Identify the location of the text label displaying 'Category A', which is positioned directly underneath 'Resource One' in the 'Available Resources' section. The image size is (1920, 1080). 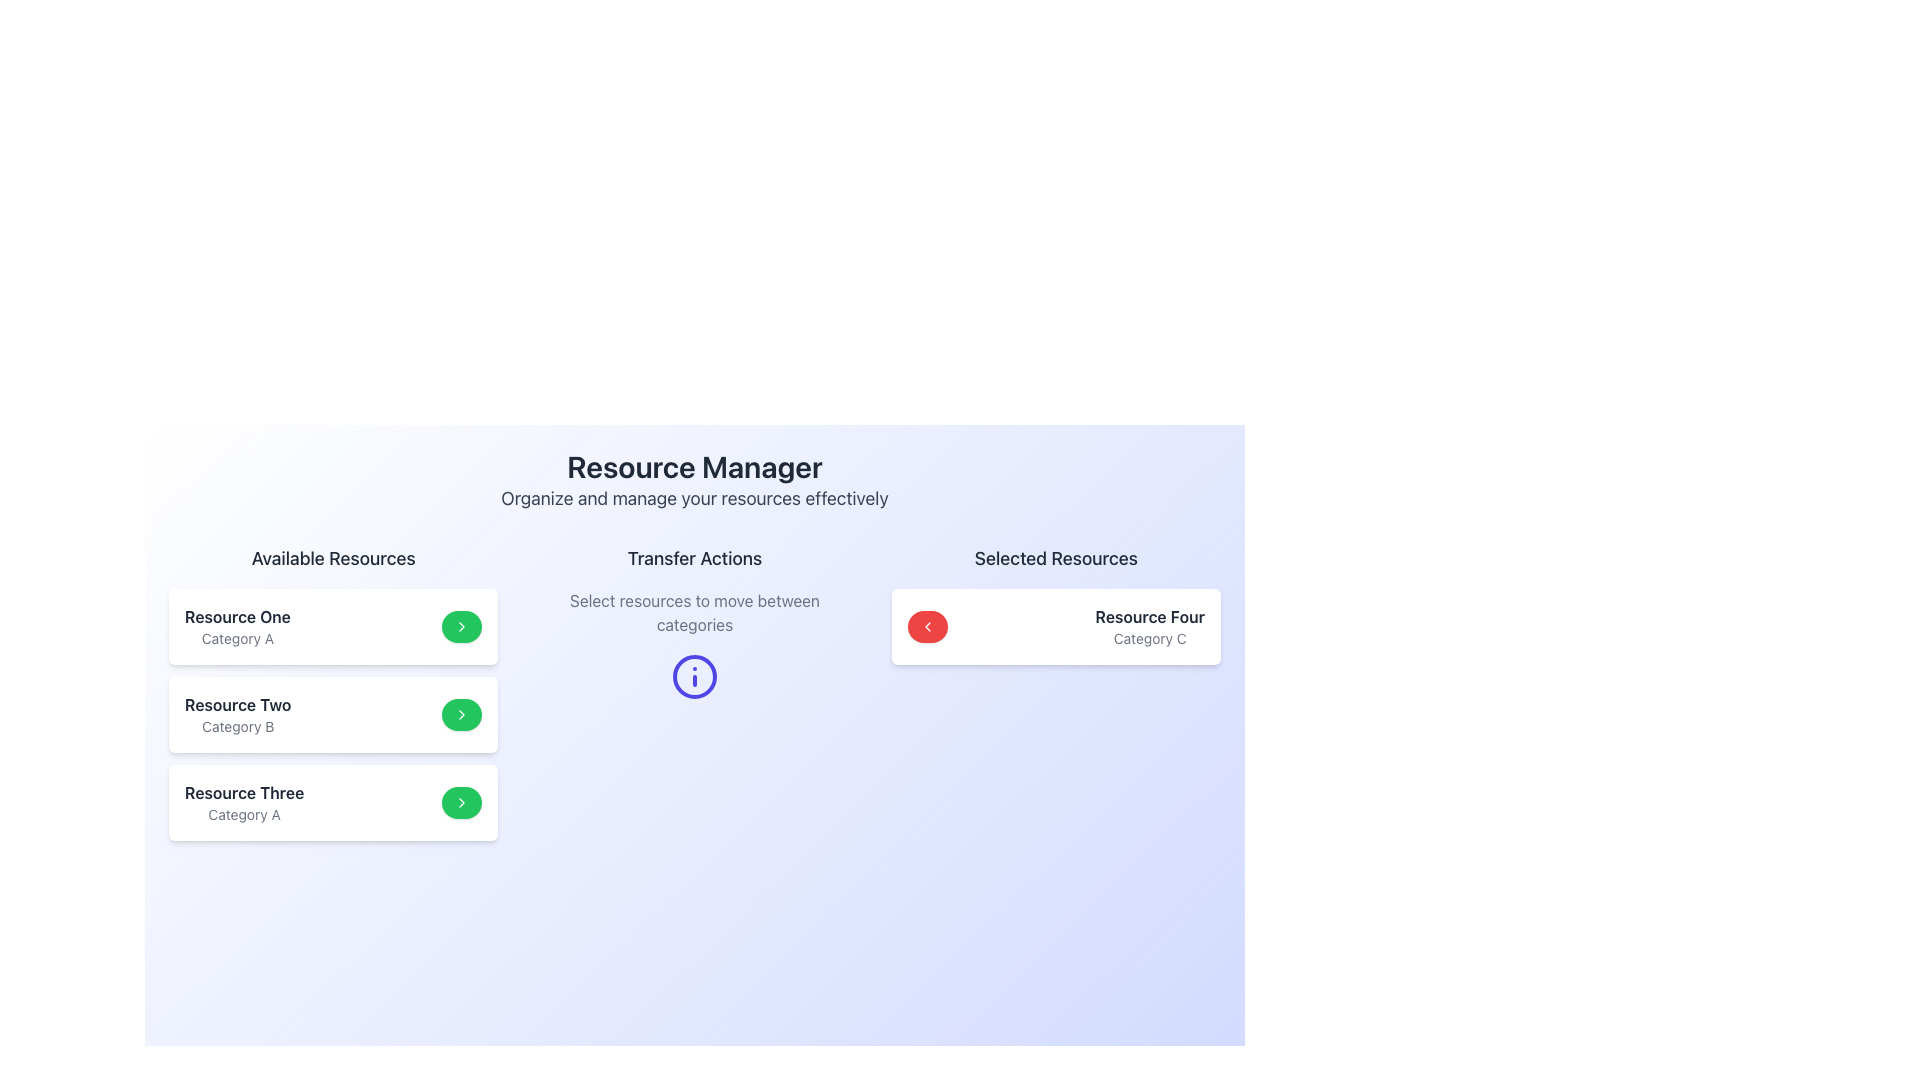
(237, 639).